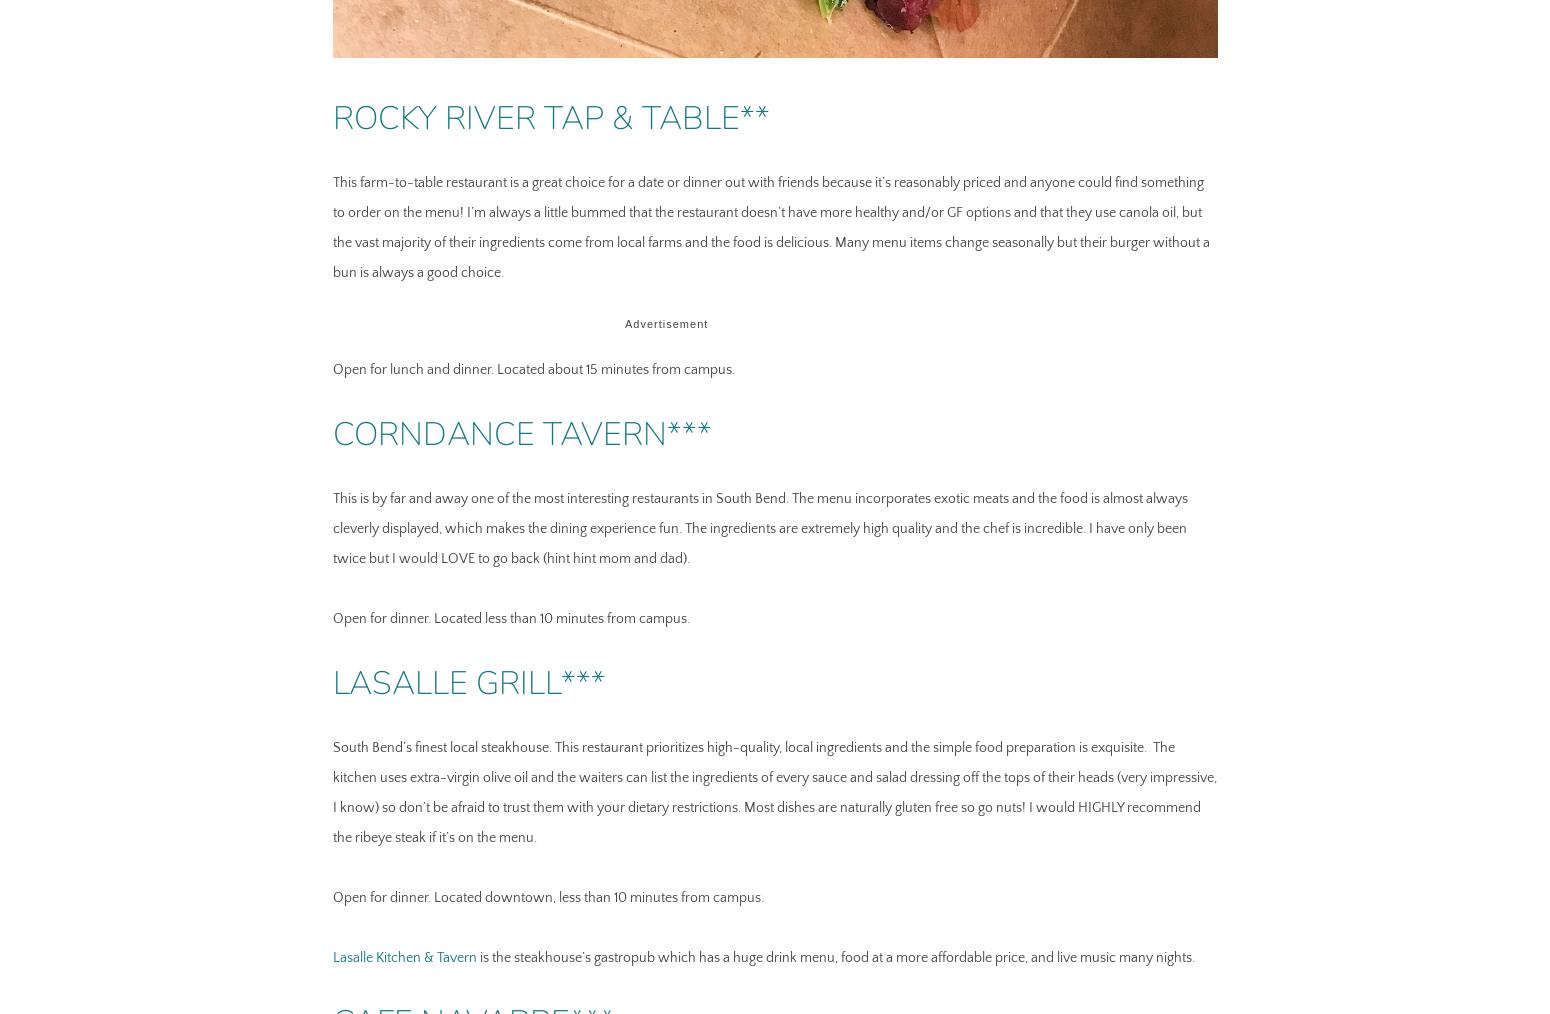  What do you see at coordinates (520, 432) in the screenshot?
I see `'Corndance Tavern***'` at bounding box center [520, 432].